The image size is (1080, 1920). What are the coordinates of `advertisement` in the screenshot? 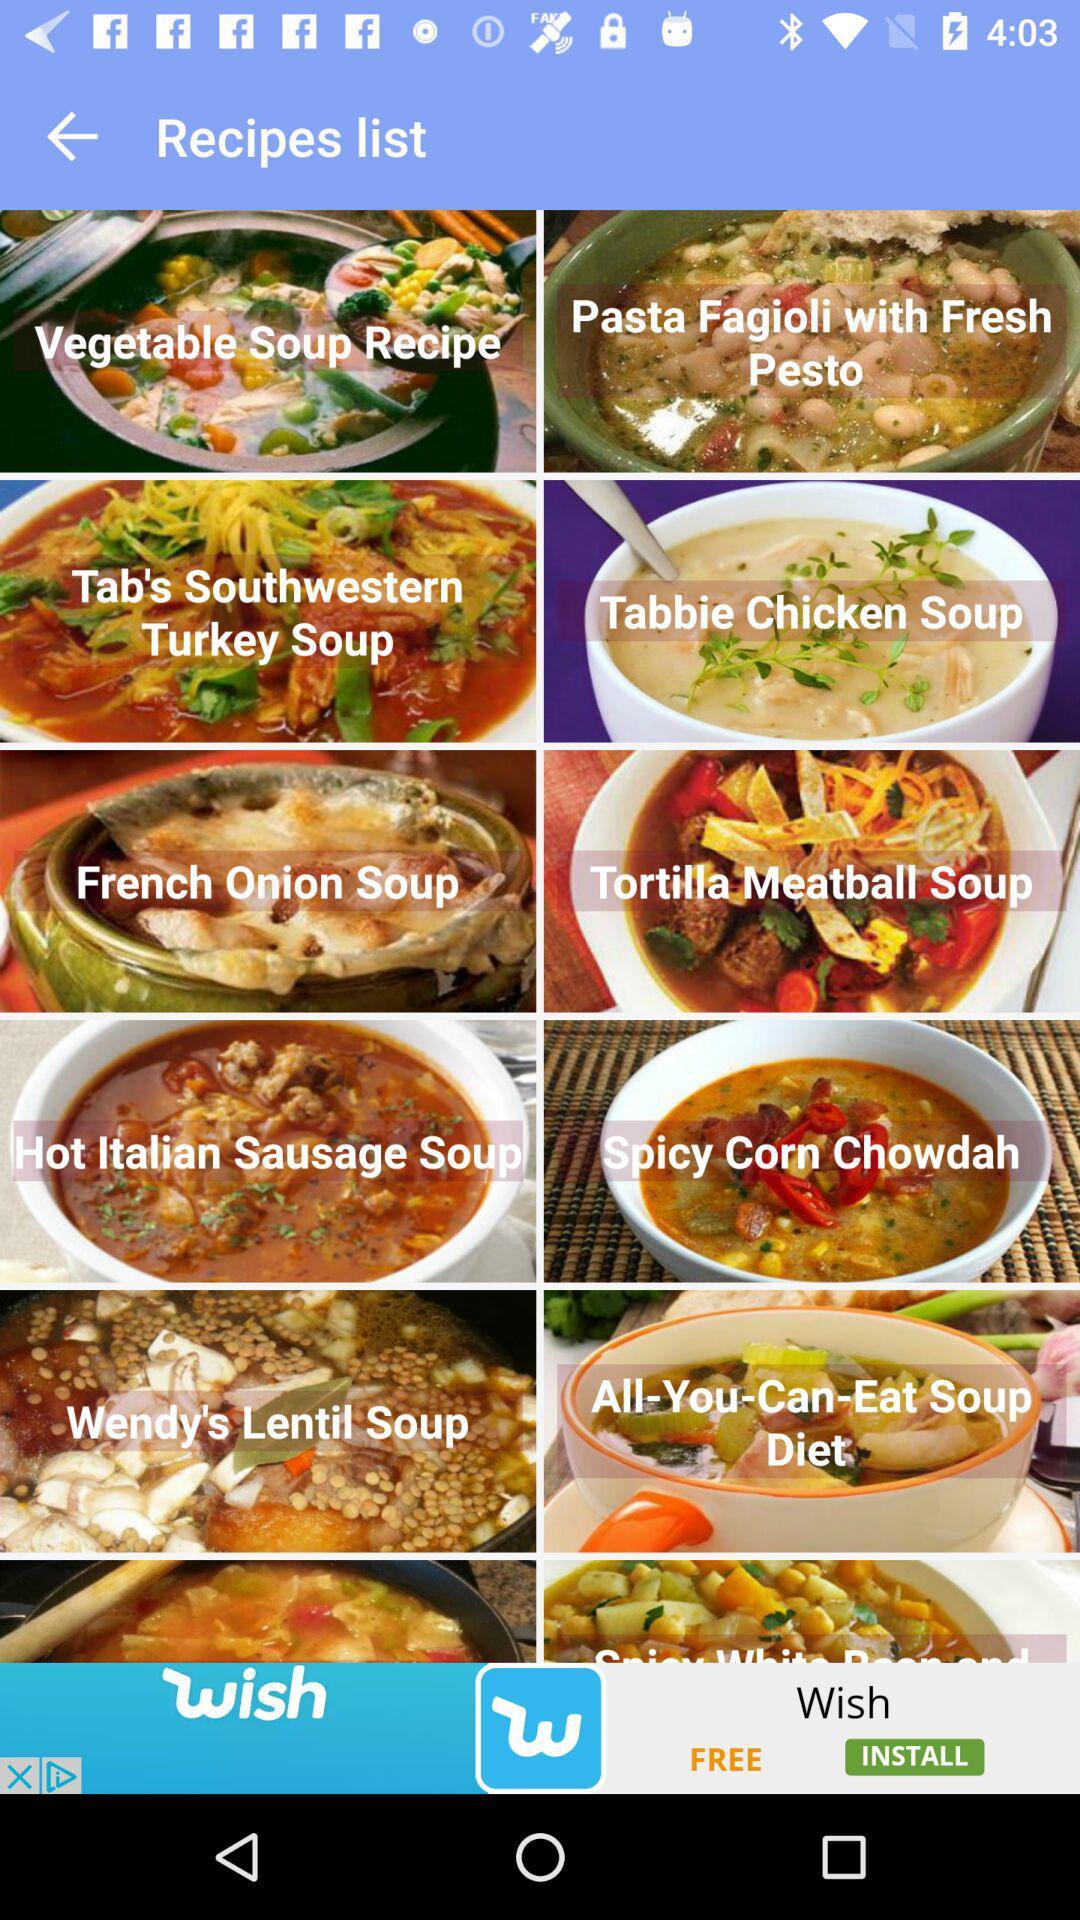 It's located at (540, 1727).